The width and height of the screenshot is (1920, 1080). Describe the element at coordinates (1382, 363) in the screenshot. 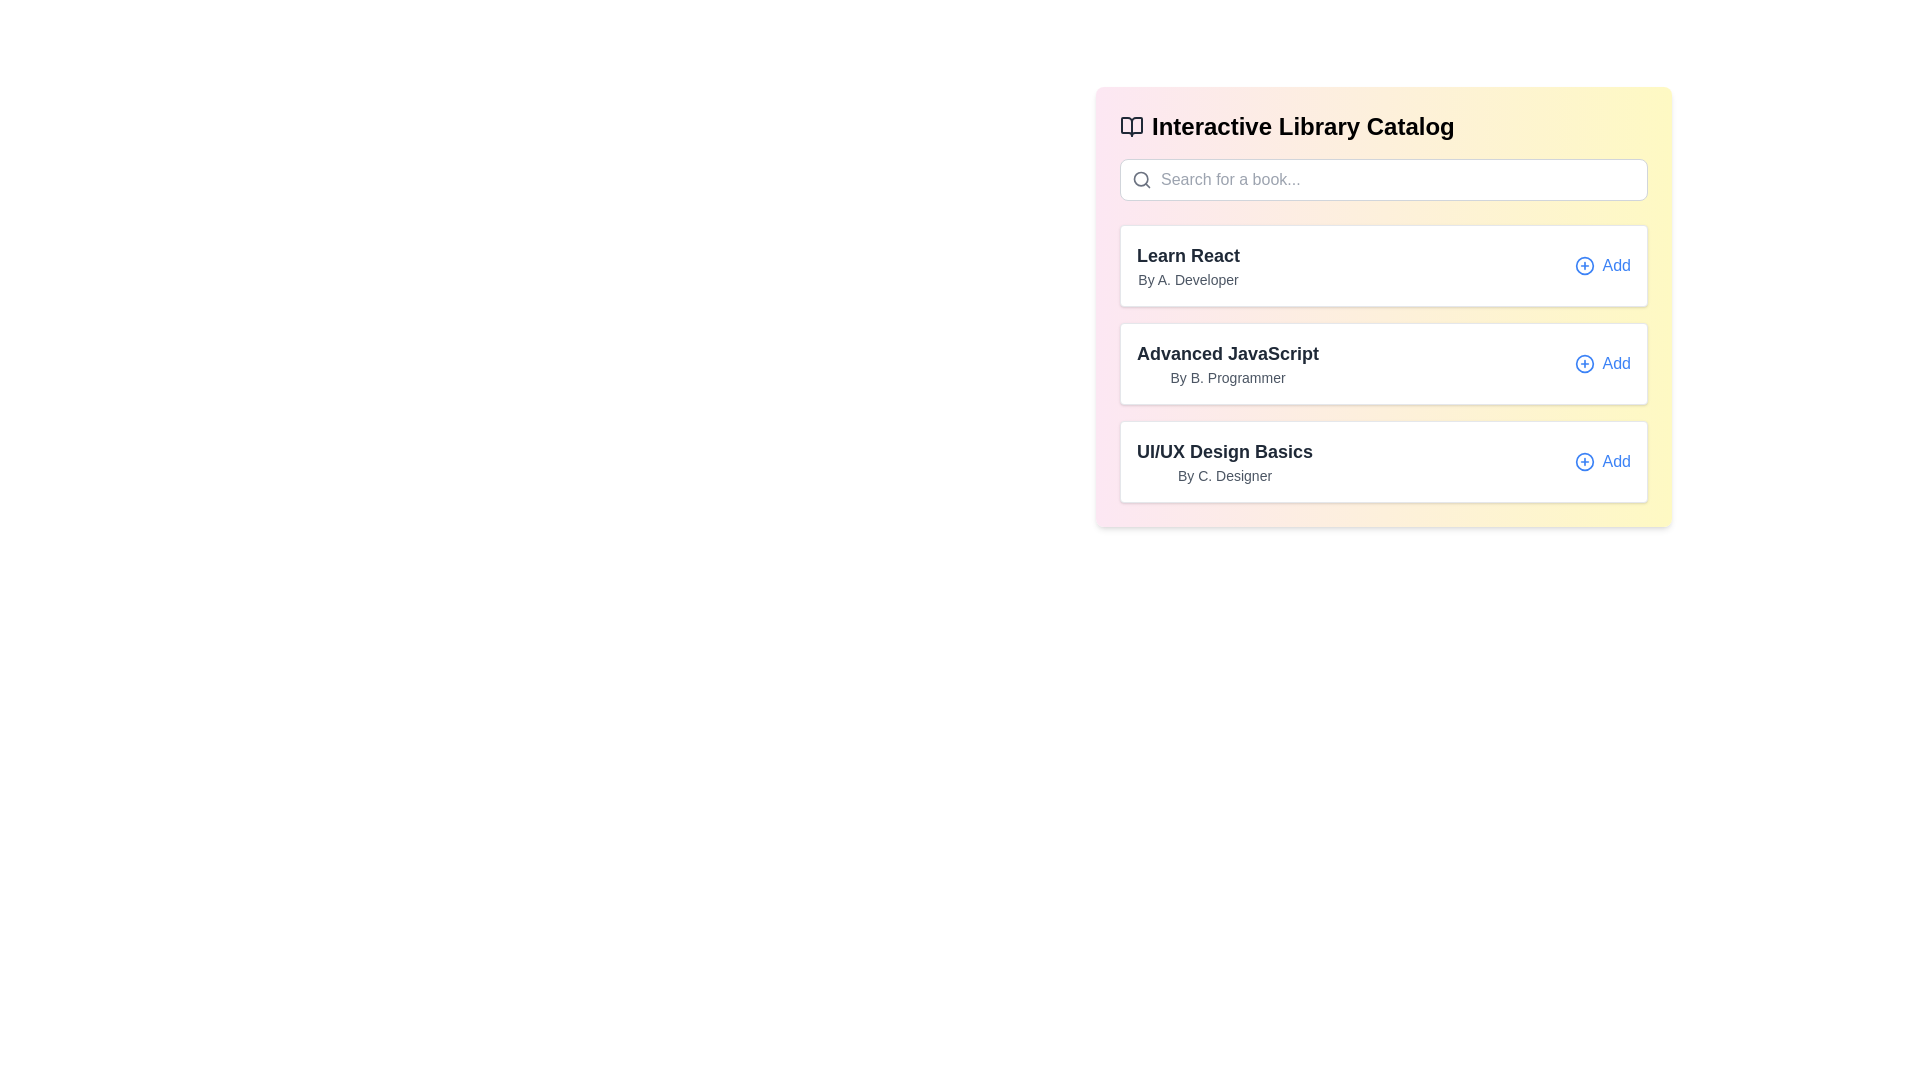

I see `title 'Advanced JavaScript' and the author information 'By B. Programmer' from the card displaying book information located in the Interactive Library Catalog` at that location.